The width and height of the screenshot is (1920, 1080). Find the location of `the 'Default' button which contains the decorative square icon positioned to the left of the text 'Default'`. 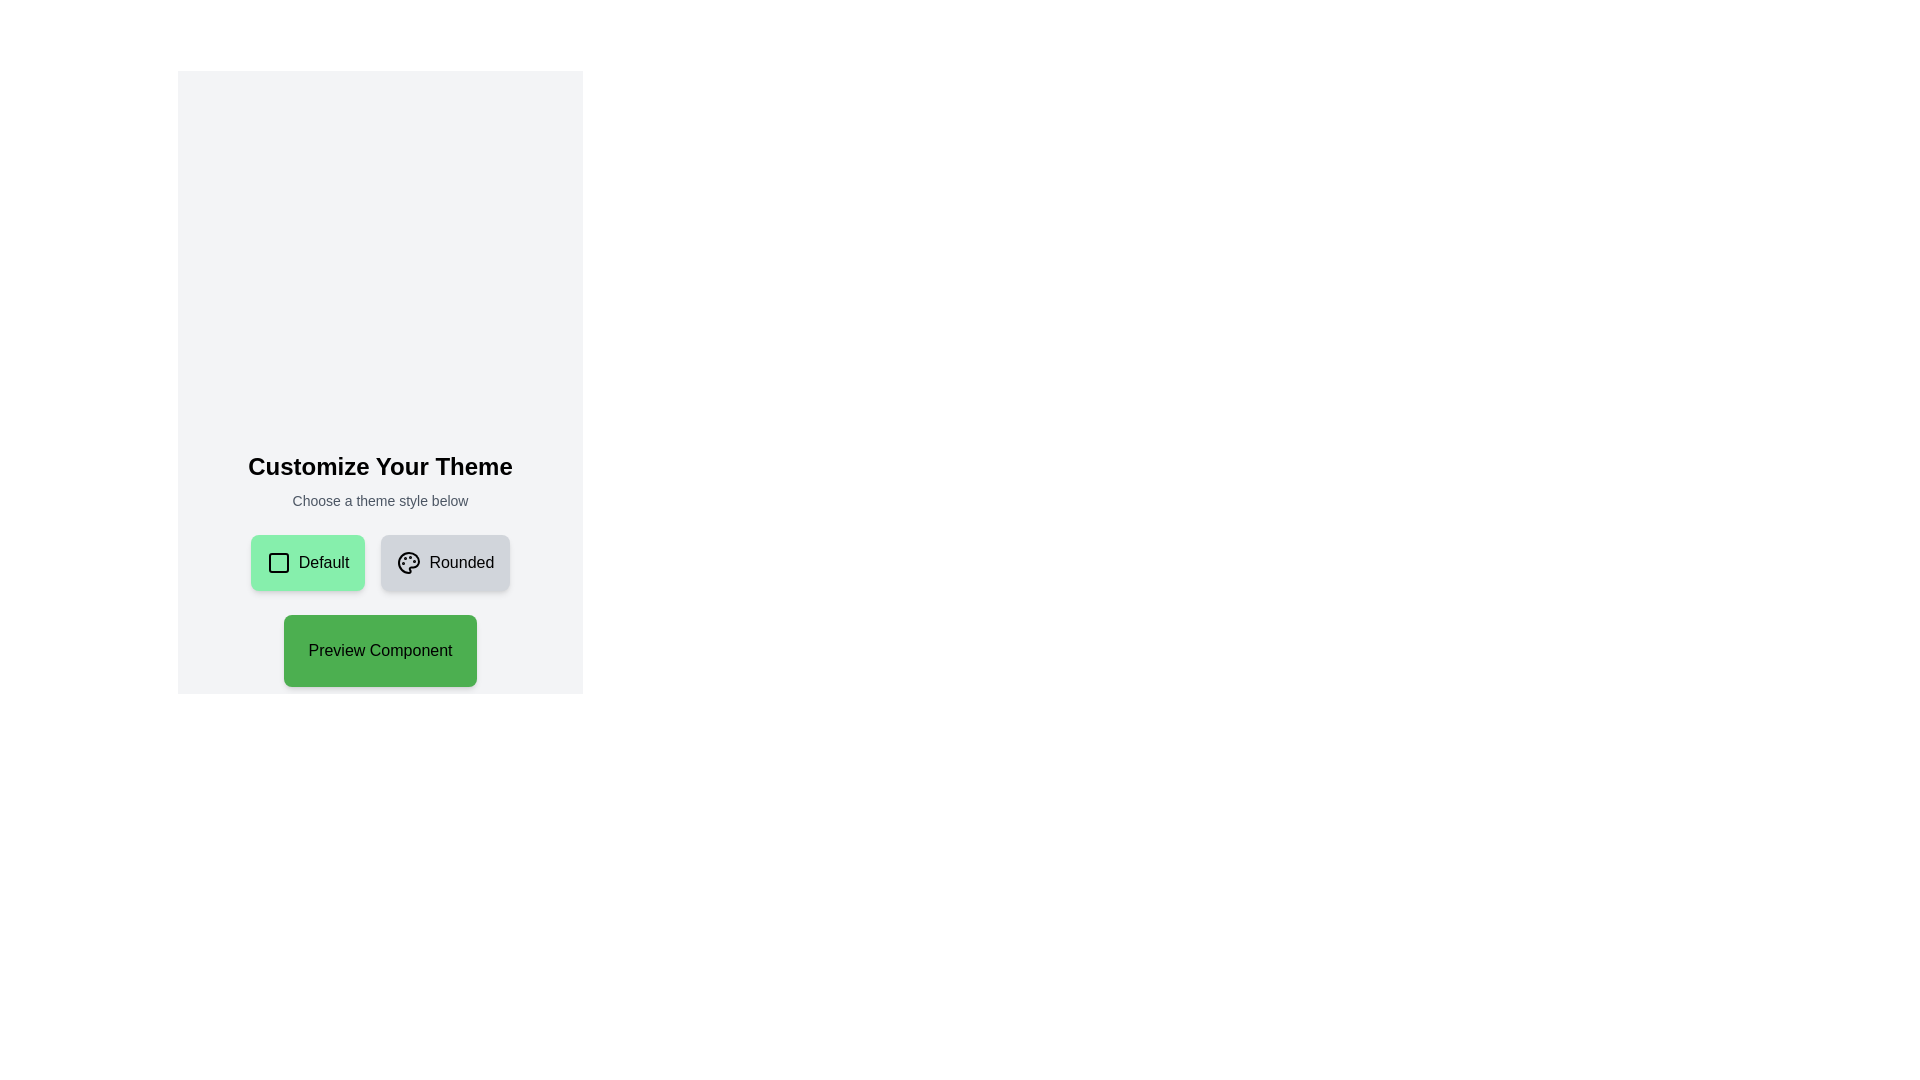

the 'Default' button which contains the decorative square icon positioned to the left of the text 'Default' is located at coordinates (277, 563).